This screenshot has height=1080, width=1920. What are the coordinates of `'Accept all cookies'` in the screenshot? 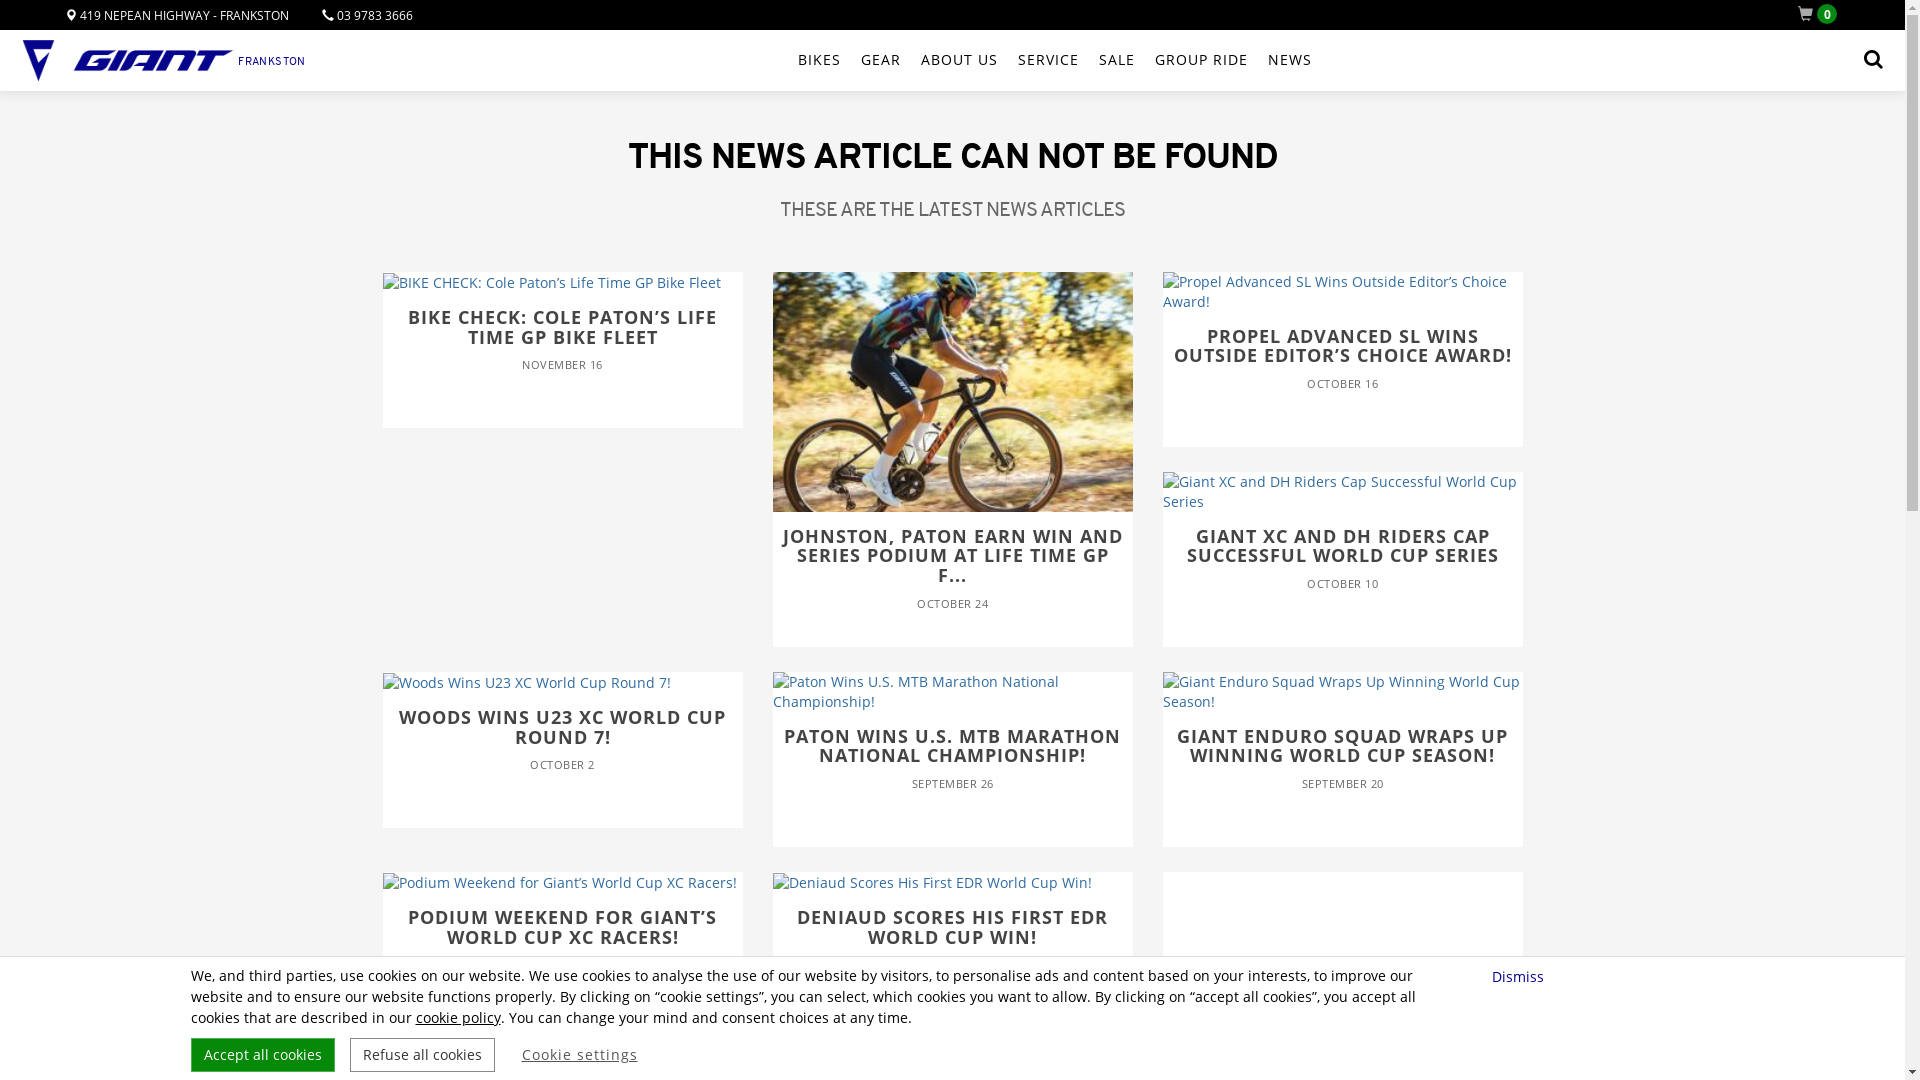 It's located at (261, 1054).